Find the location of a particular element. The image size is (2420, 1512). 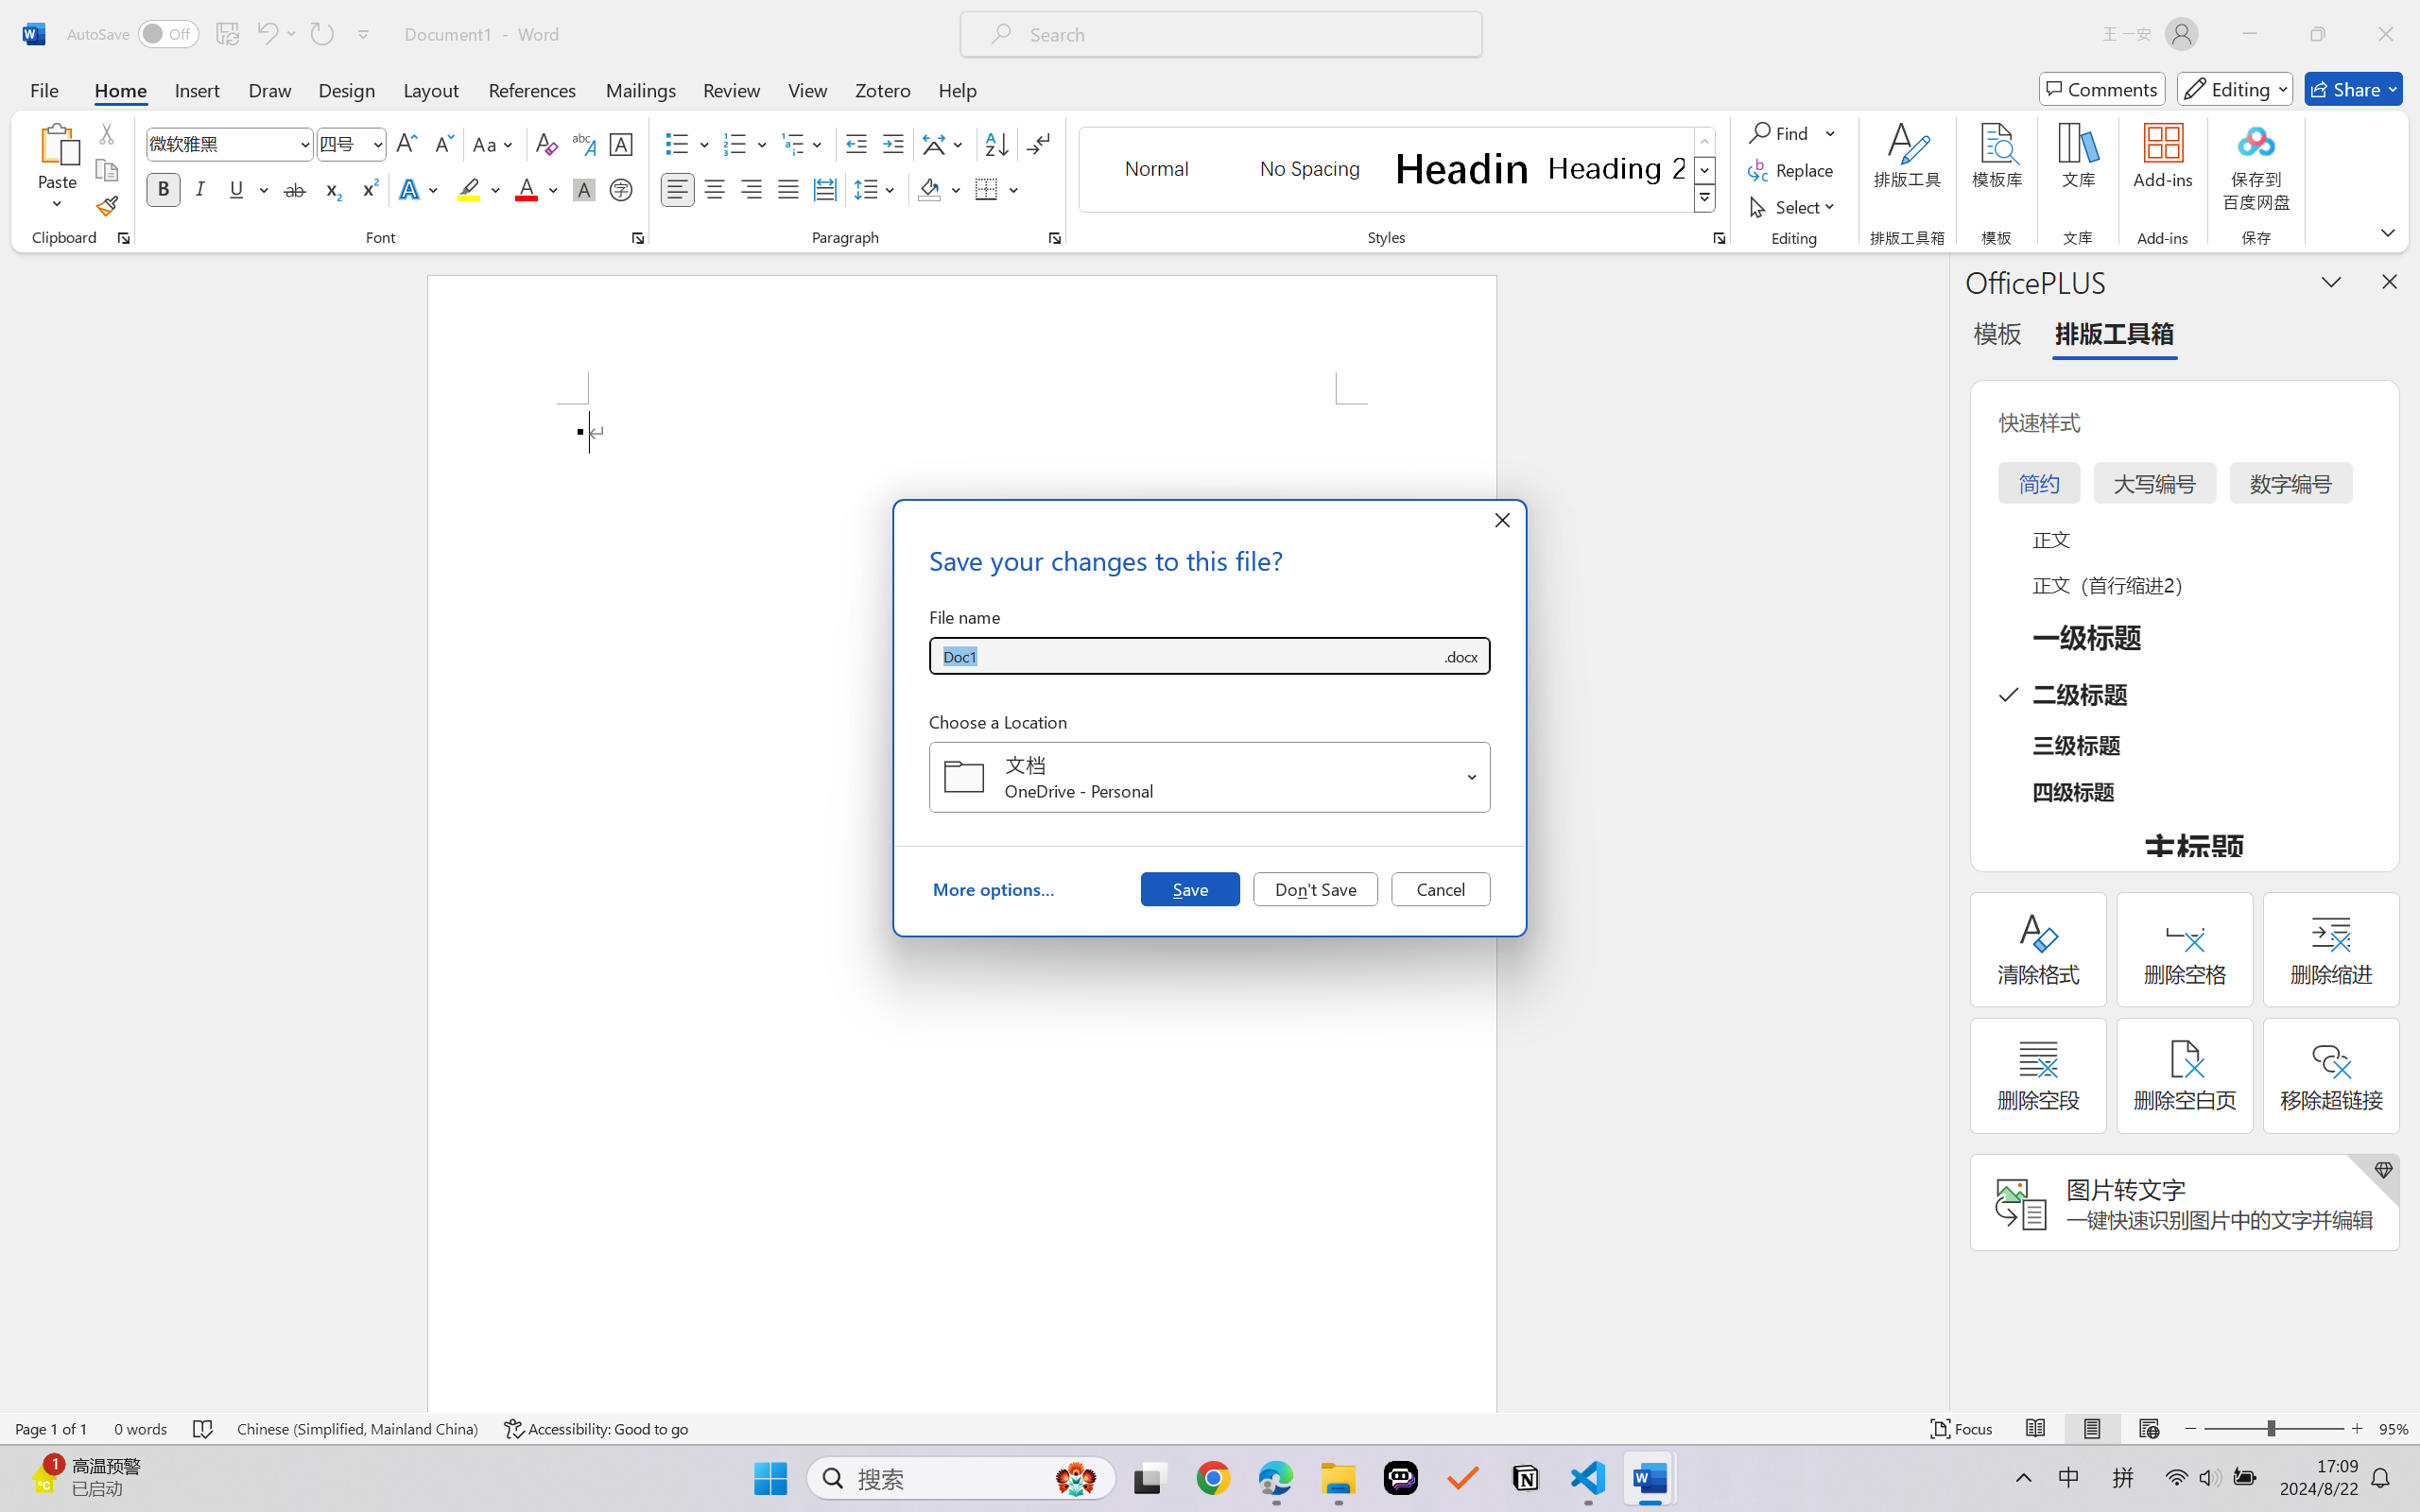

'Font Color Red' is located at coordinates (527, 188).